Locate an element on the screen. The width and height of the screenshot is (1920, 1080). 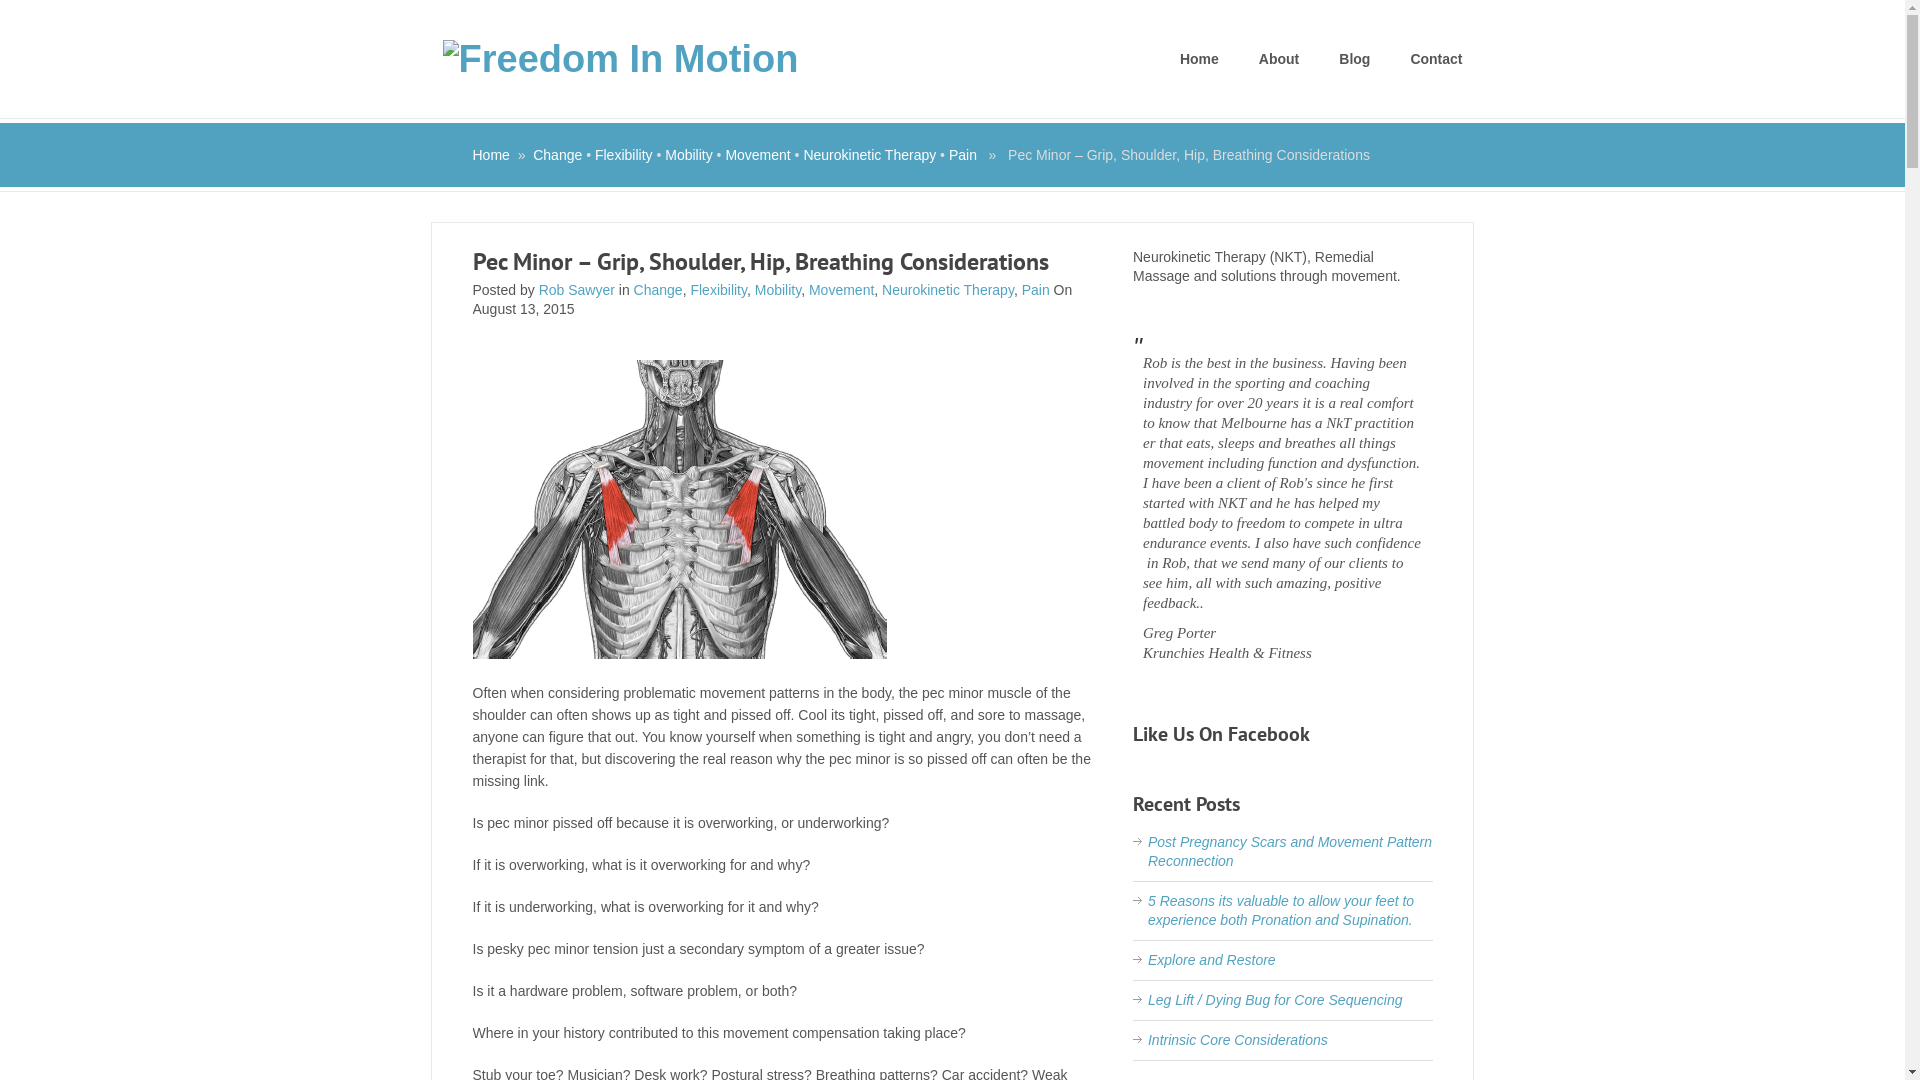
'Contact' is located at coordinates (1434, 58).